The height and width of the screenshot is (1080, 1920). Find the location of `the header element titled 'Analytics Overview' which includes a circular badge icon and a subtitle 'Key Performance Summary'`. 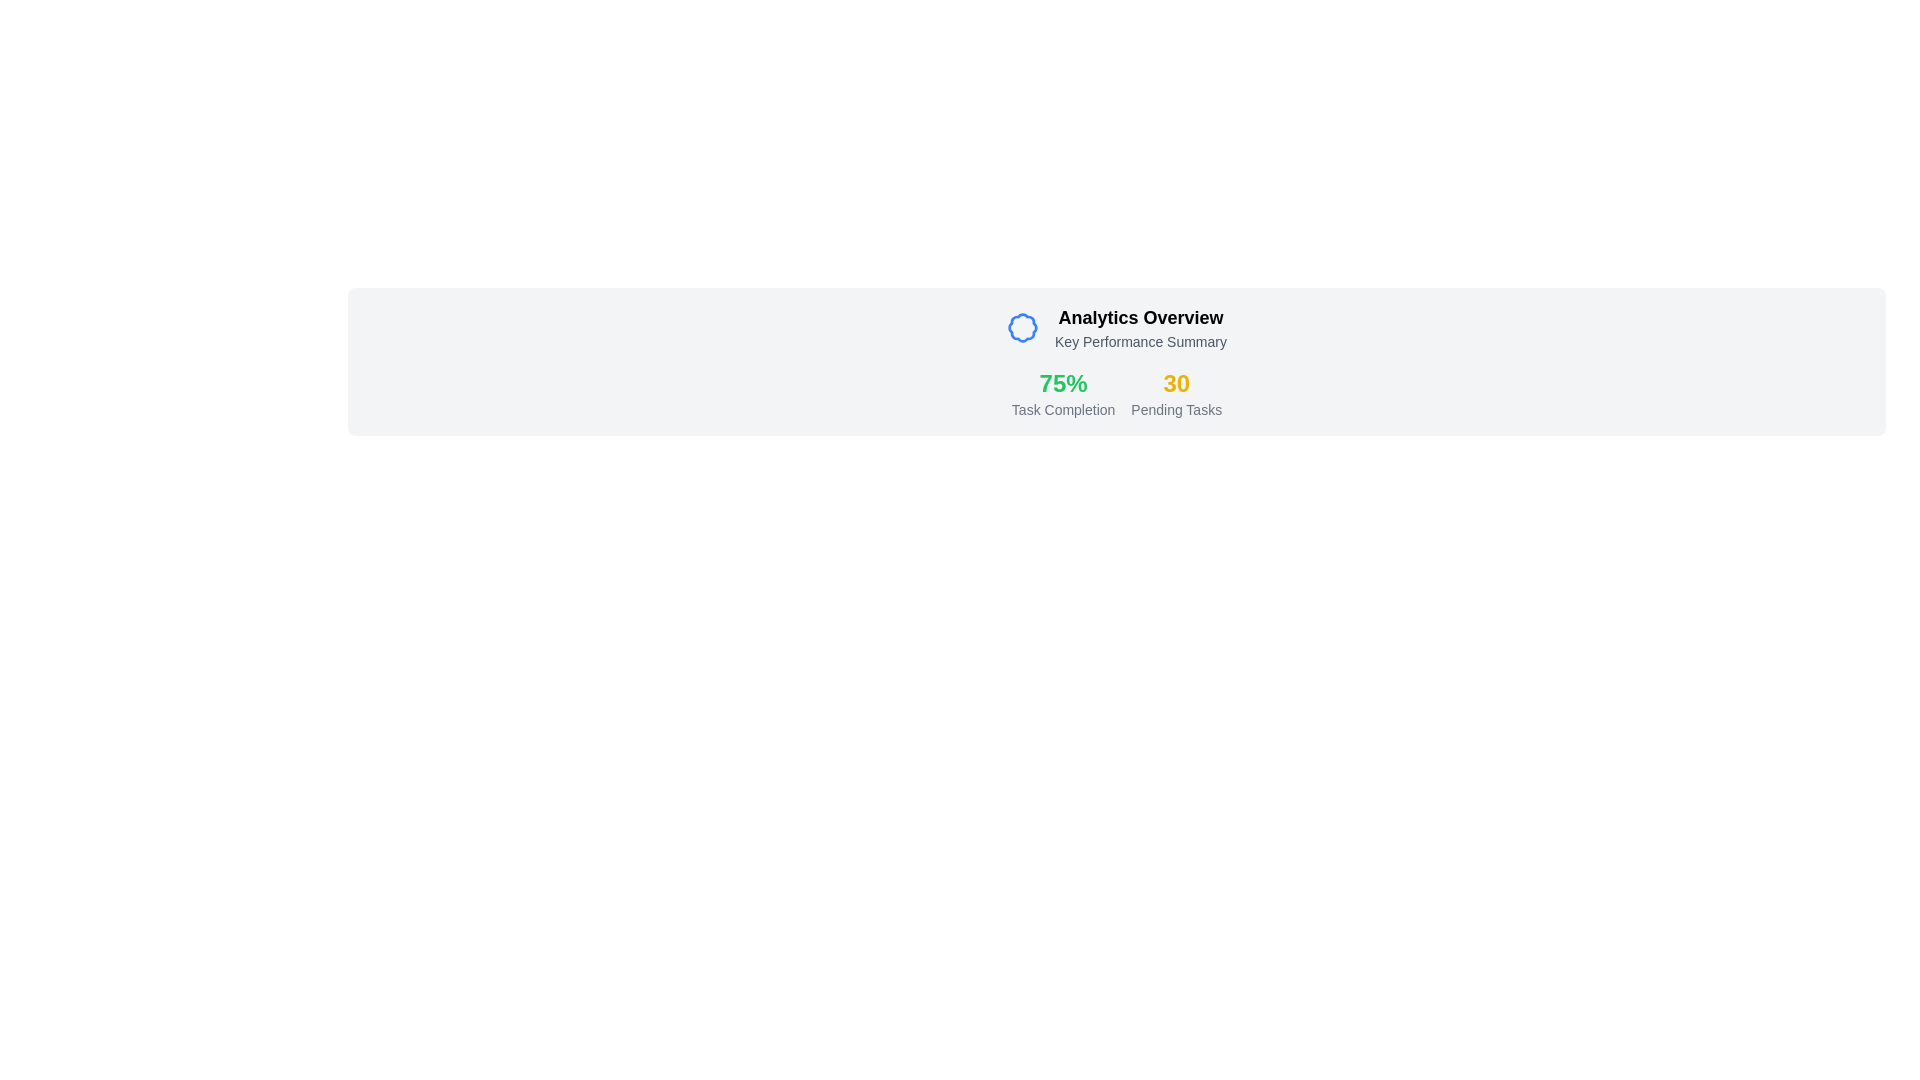

the header element titled 'Analytics Overview' which includes a circular badge icon and a subtitle 'Key Performance Summary' is located at coordinates (1116, 326).